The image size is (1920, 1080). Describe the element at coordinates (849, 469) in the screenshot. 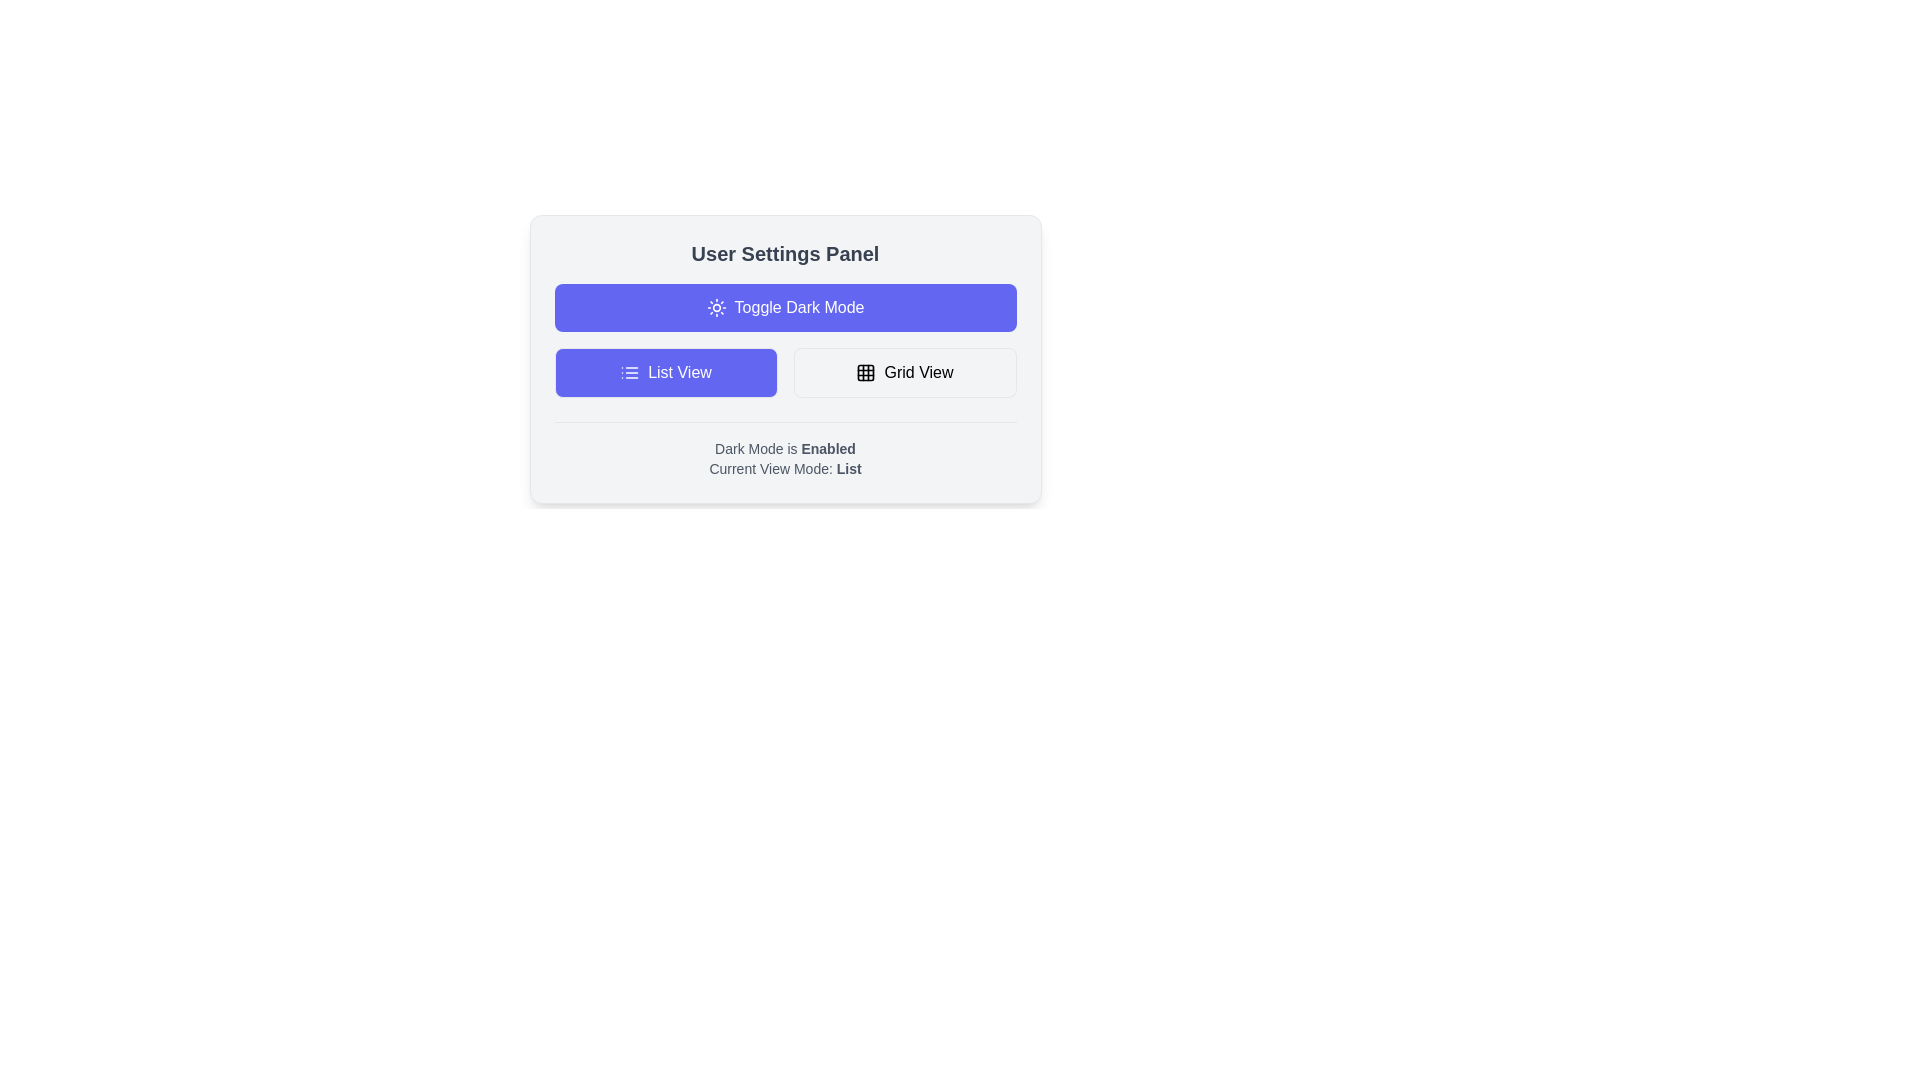

I see `the text label displaying the word 'List', which is part of the phrase 'Current View Mode: List', located towards the bottom of the panel interface` at that location.